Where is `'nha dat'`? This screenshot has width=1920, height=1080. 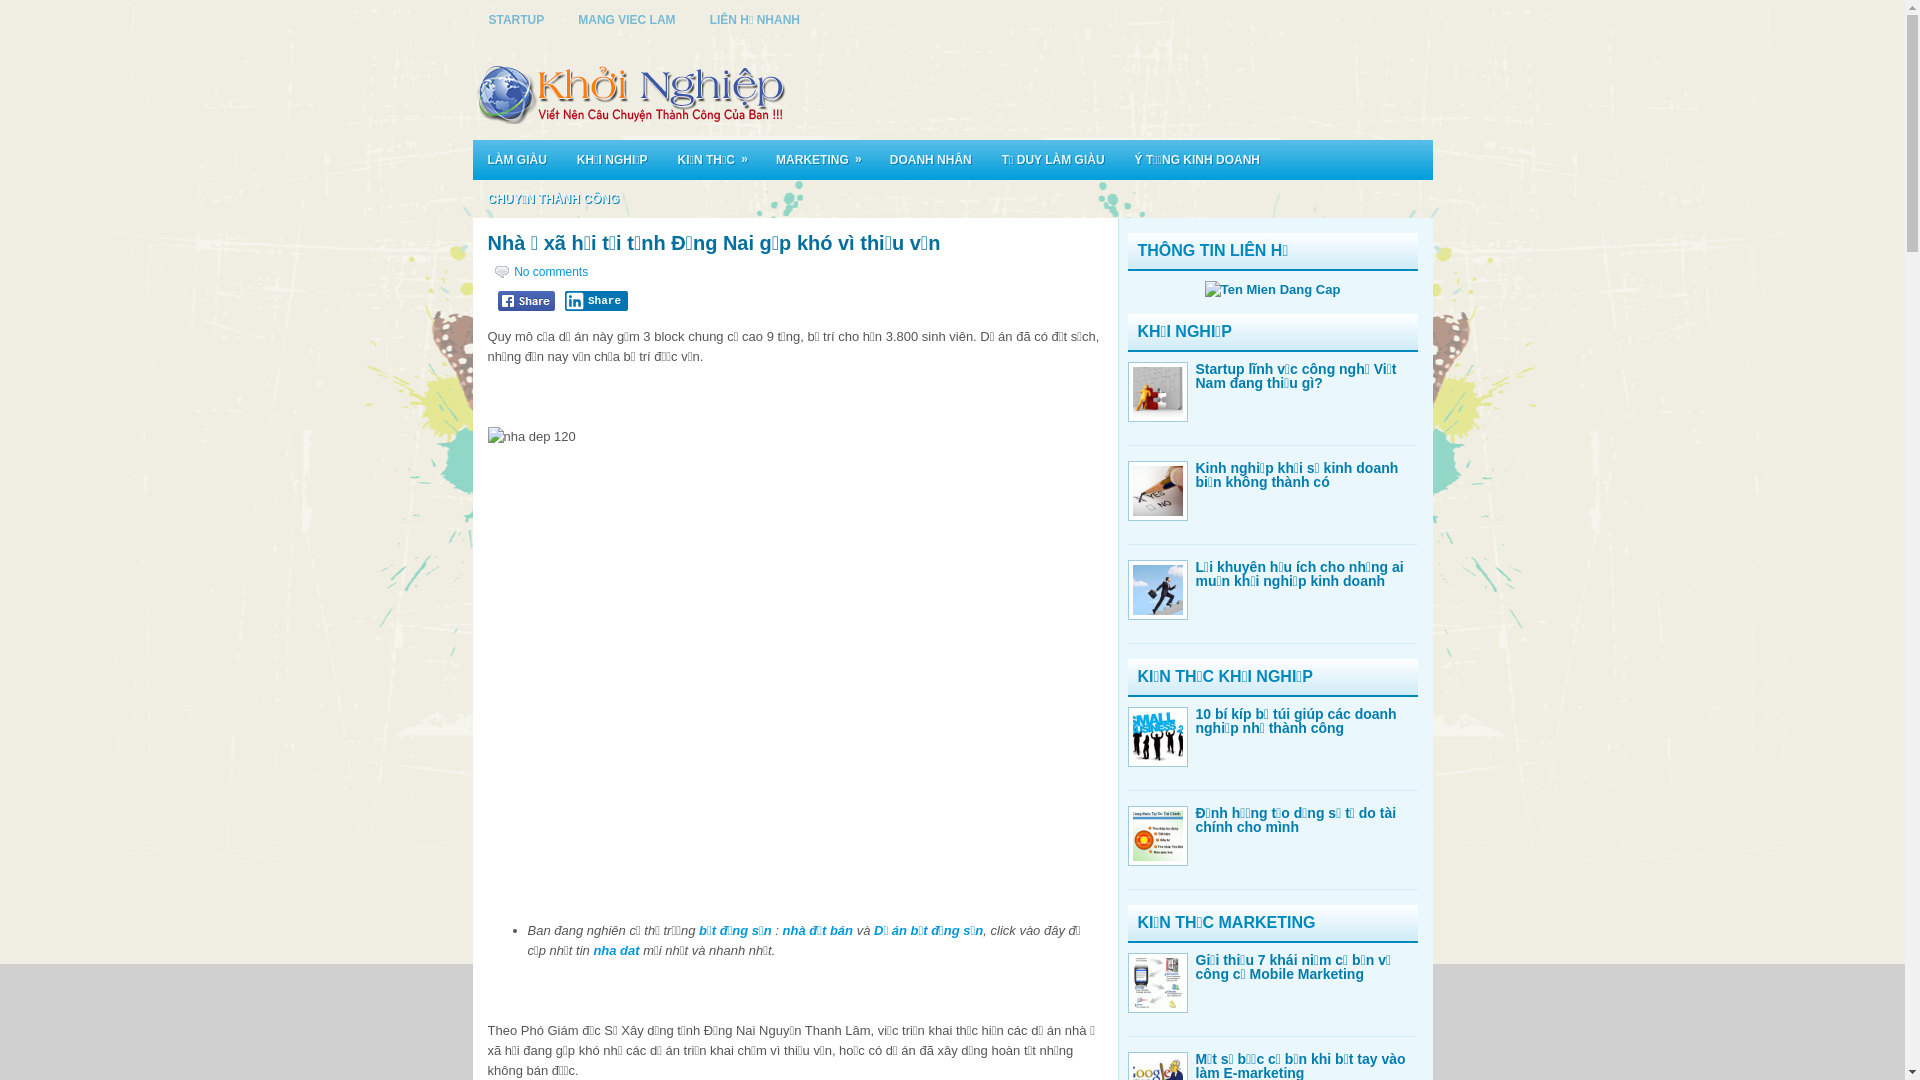
'nha dat' is located at coordinates (614, 949).